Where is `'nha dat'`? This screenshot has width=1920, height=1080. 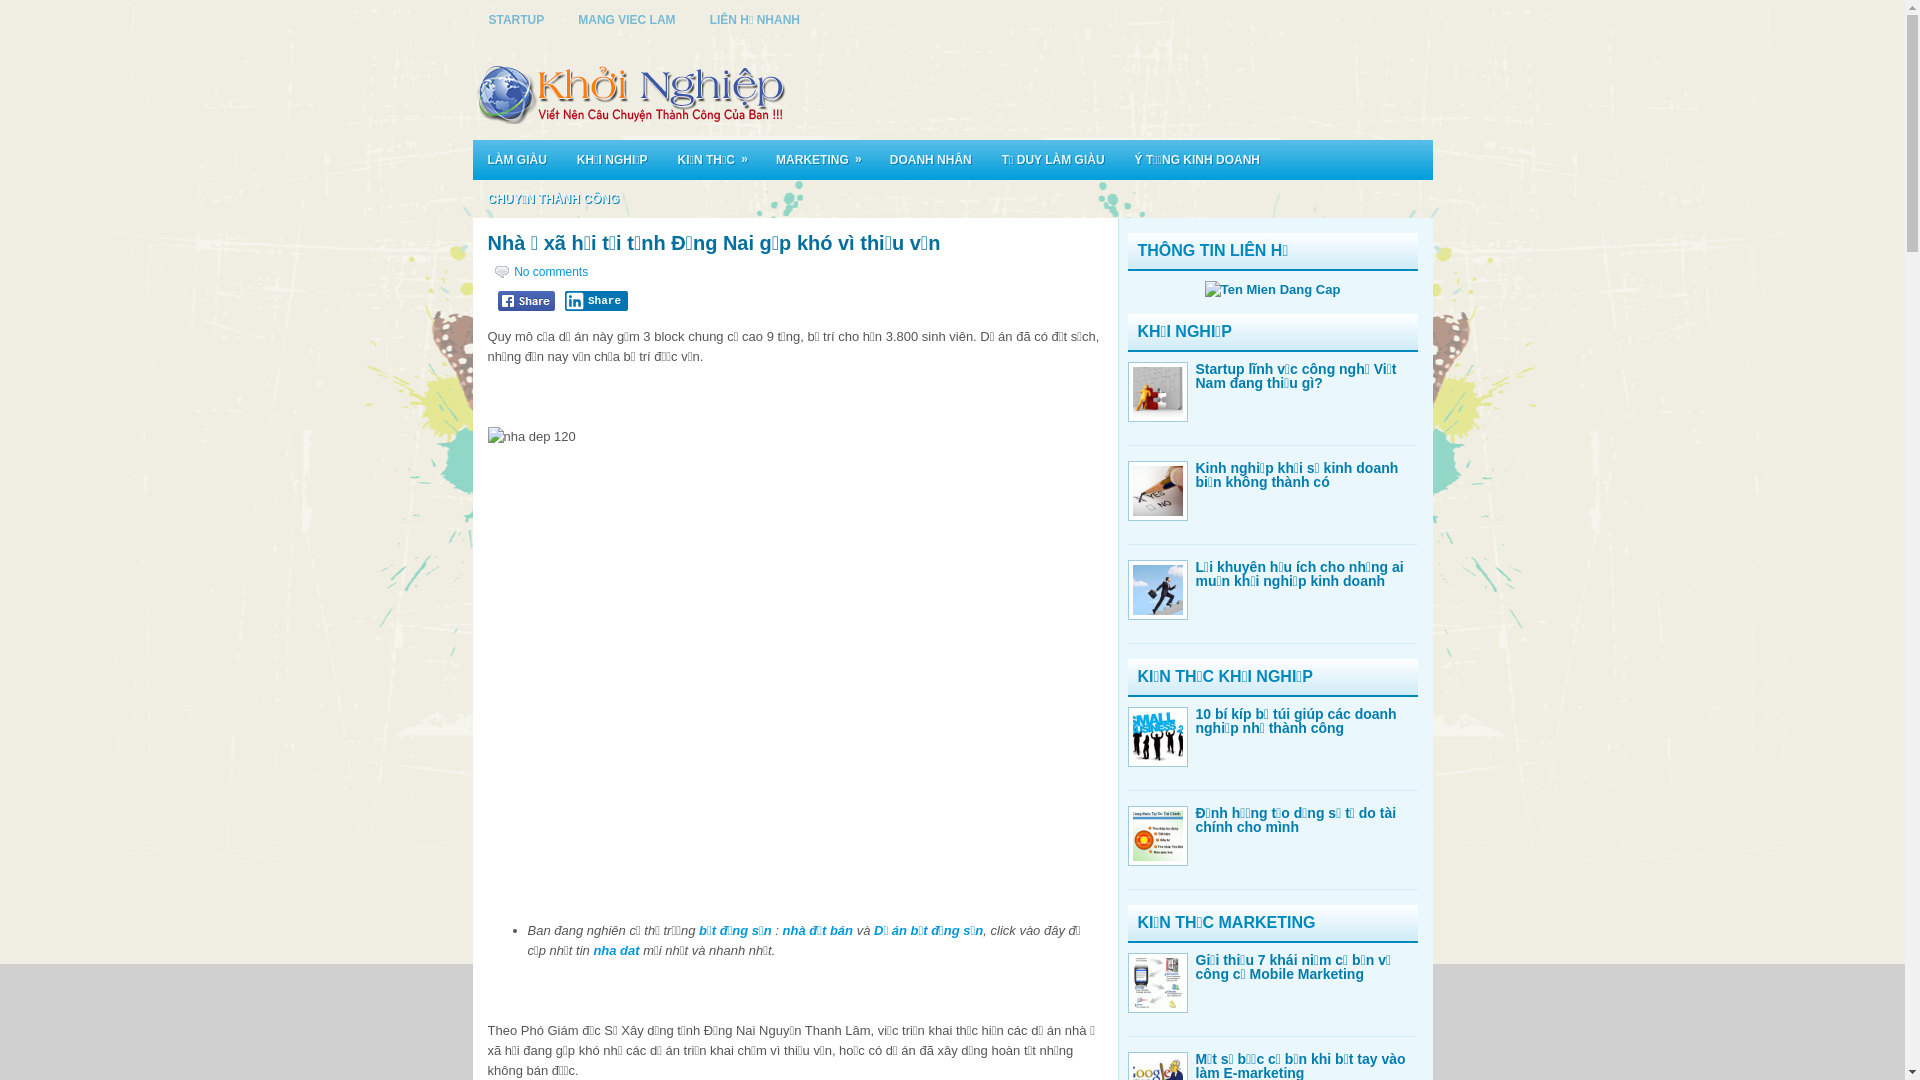
'nha dat' is located at coordinates (614, 949).